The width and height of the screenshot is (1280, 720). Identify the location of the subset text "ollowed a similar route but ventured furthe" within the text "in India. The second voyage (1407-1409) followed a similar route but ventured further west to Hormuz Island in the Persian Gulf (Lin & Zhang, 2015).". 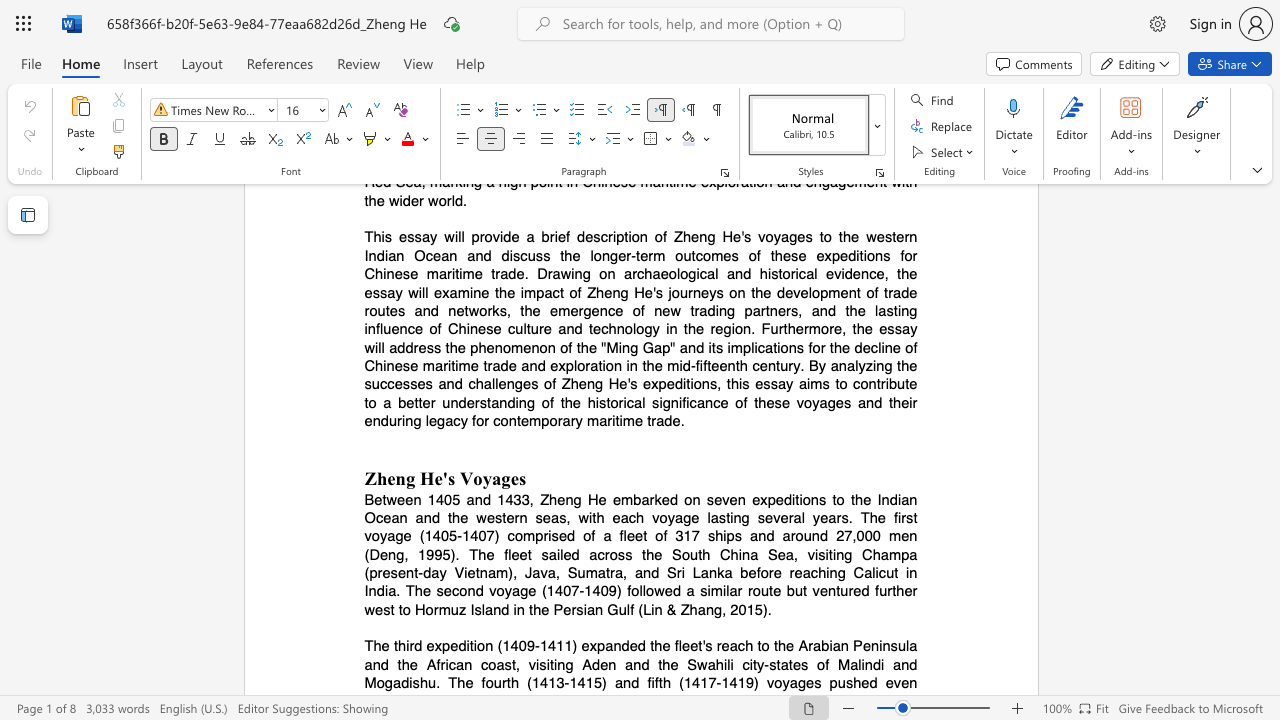
(630, 590).